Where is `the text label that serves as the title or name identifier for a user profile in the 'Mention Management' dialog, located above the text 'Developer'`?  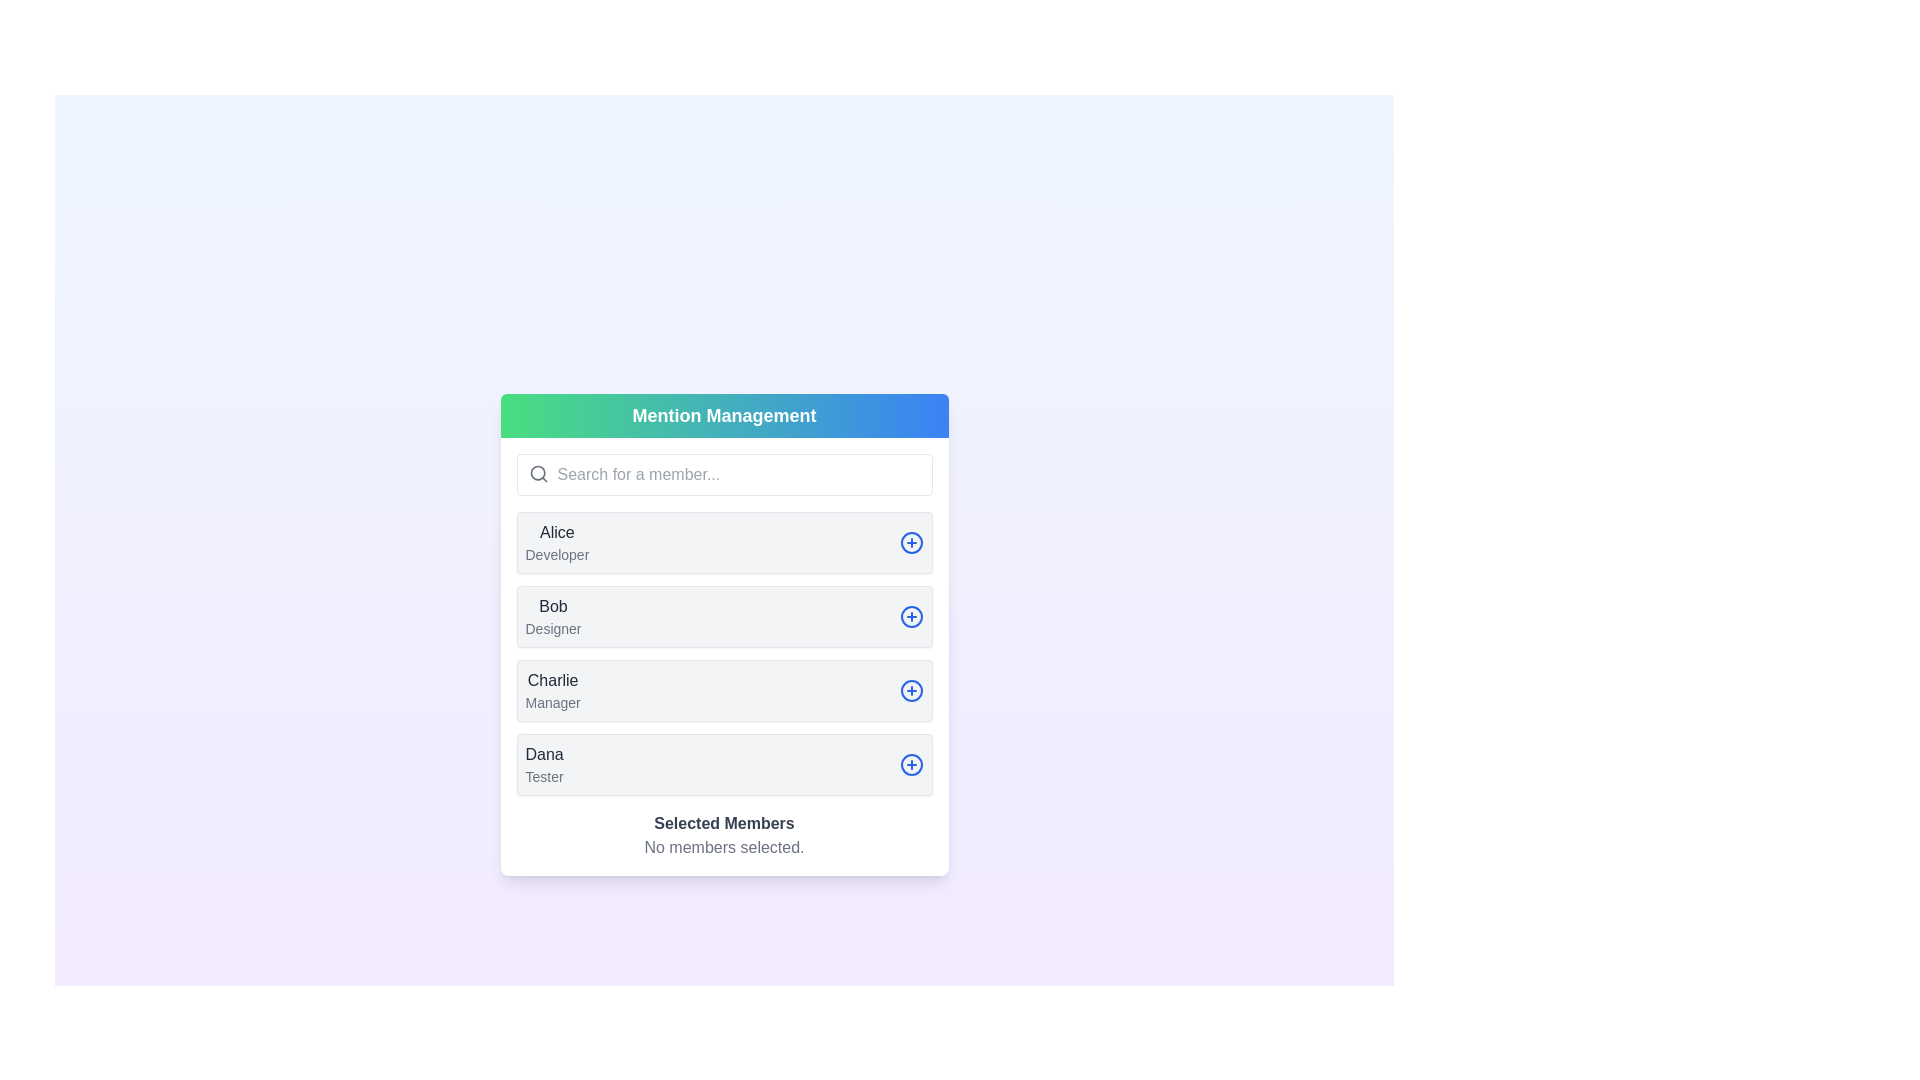
the text label that serves as the title or name identifier for a user profile in the 'Mention Management' dialog, located above the text 'Developer' is located at coordinates (557, 531).